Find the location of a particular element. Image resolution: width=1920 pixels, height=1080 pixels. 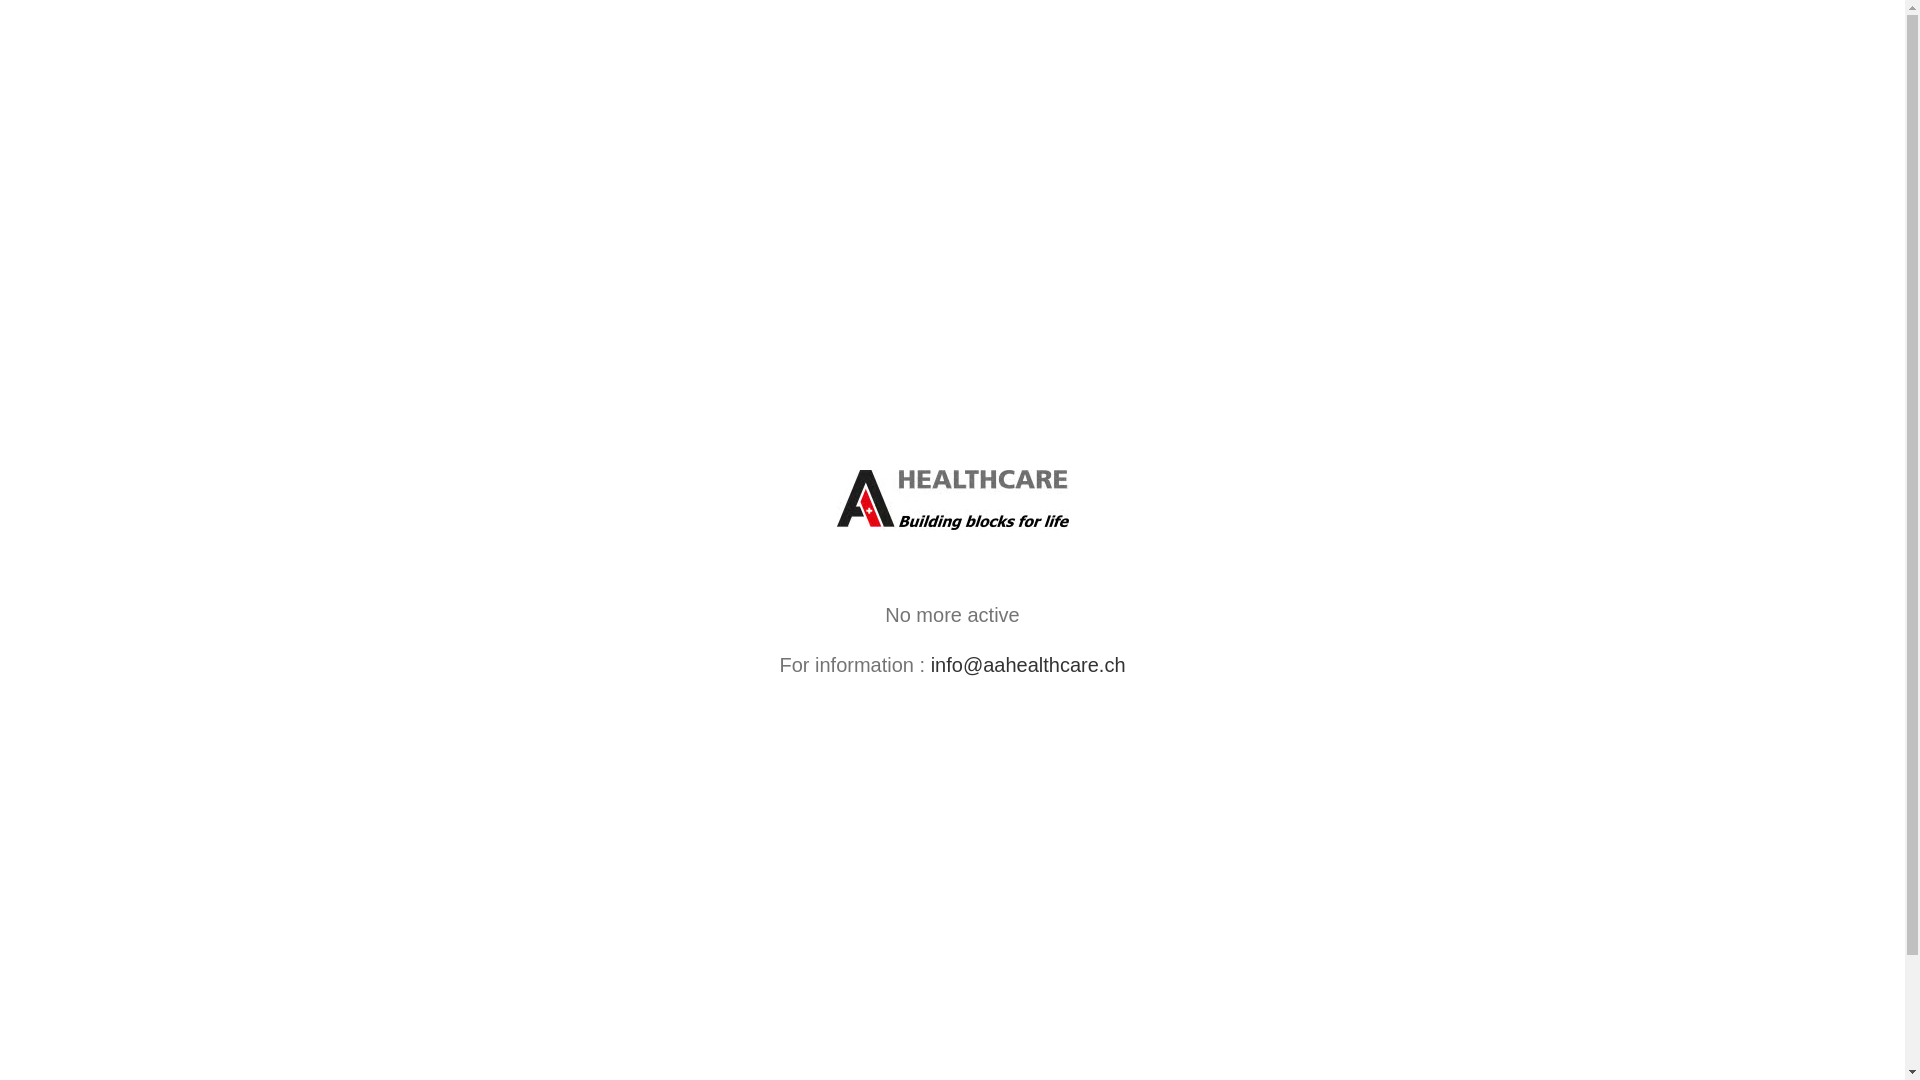

'info@aahealthcare.ch' is located at coordinates (1028, 664).